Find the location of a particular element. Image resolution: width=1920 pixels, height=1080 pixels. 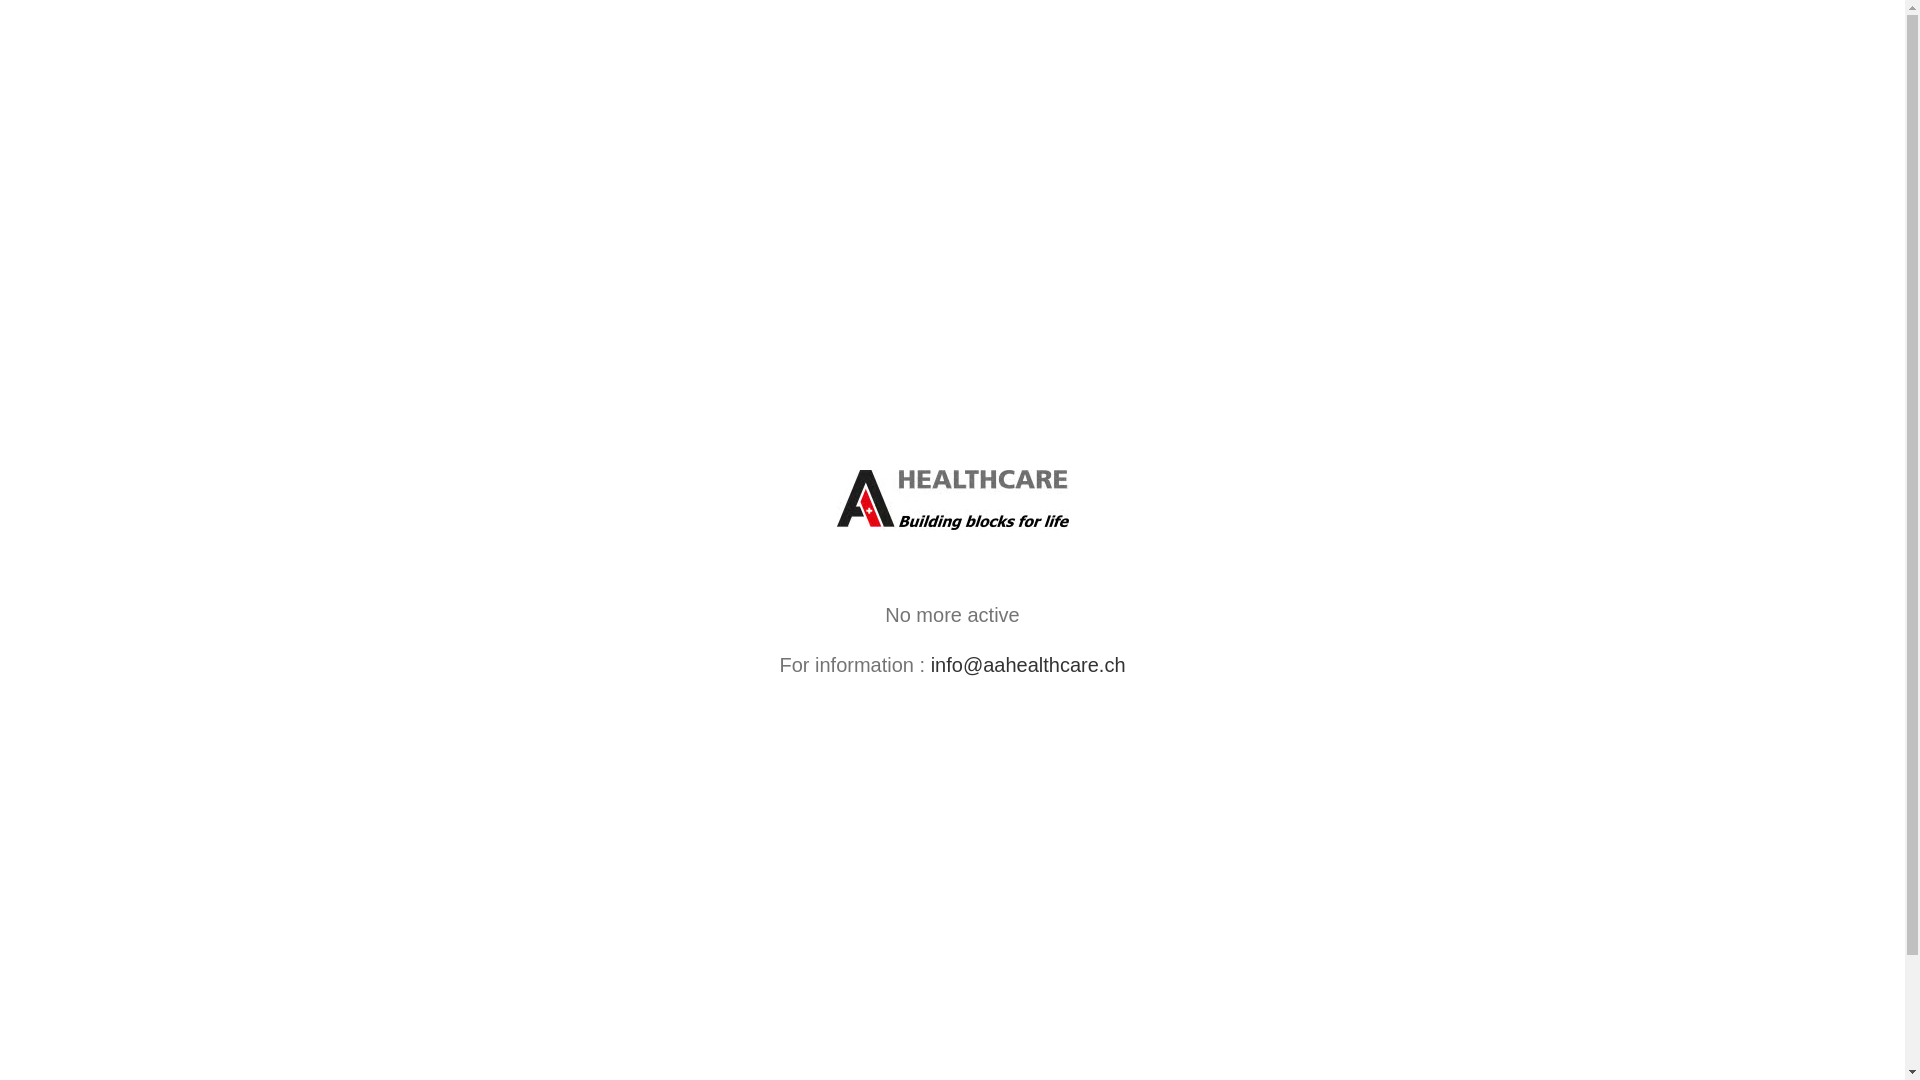

'info@aahealthcare.ch' is located at coordinates (1028, 664).